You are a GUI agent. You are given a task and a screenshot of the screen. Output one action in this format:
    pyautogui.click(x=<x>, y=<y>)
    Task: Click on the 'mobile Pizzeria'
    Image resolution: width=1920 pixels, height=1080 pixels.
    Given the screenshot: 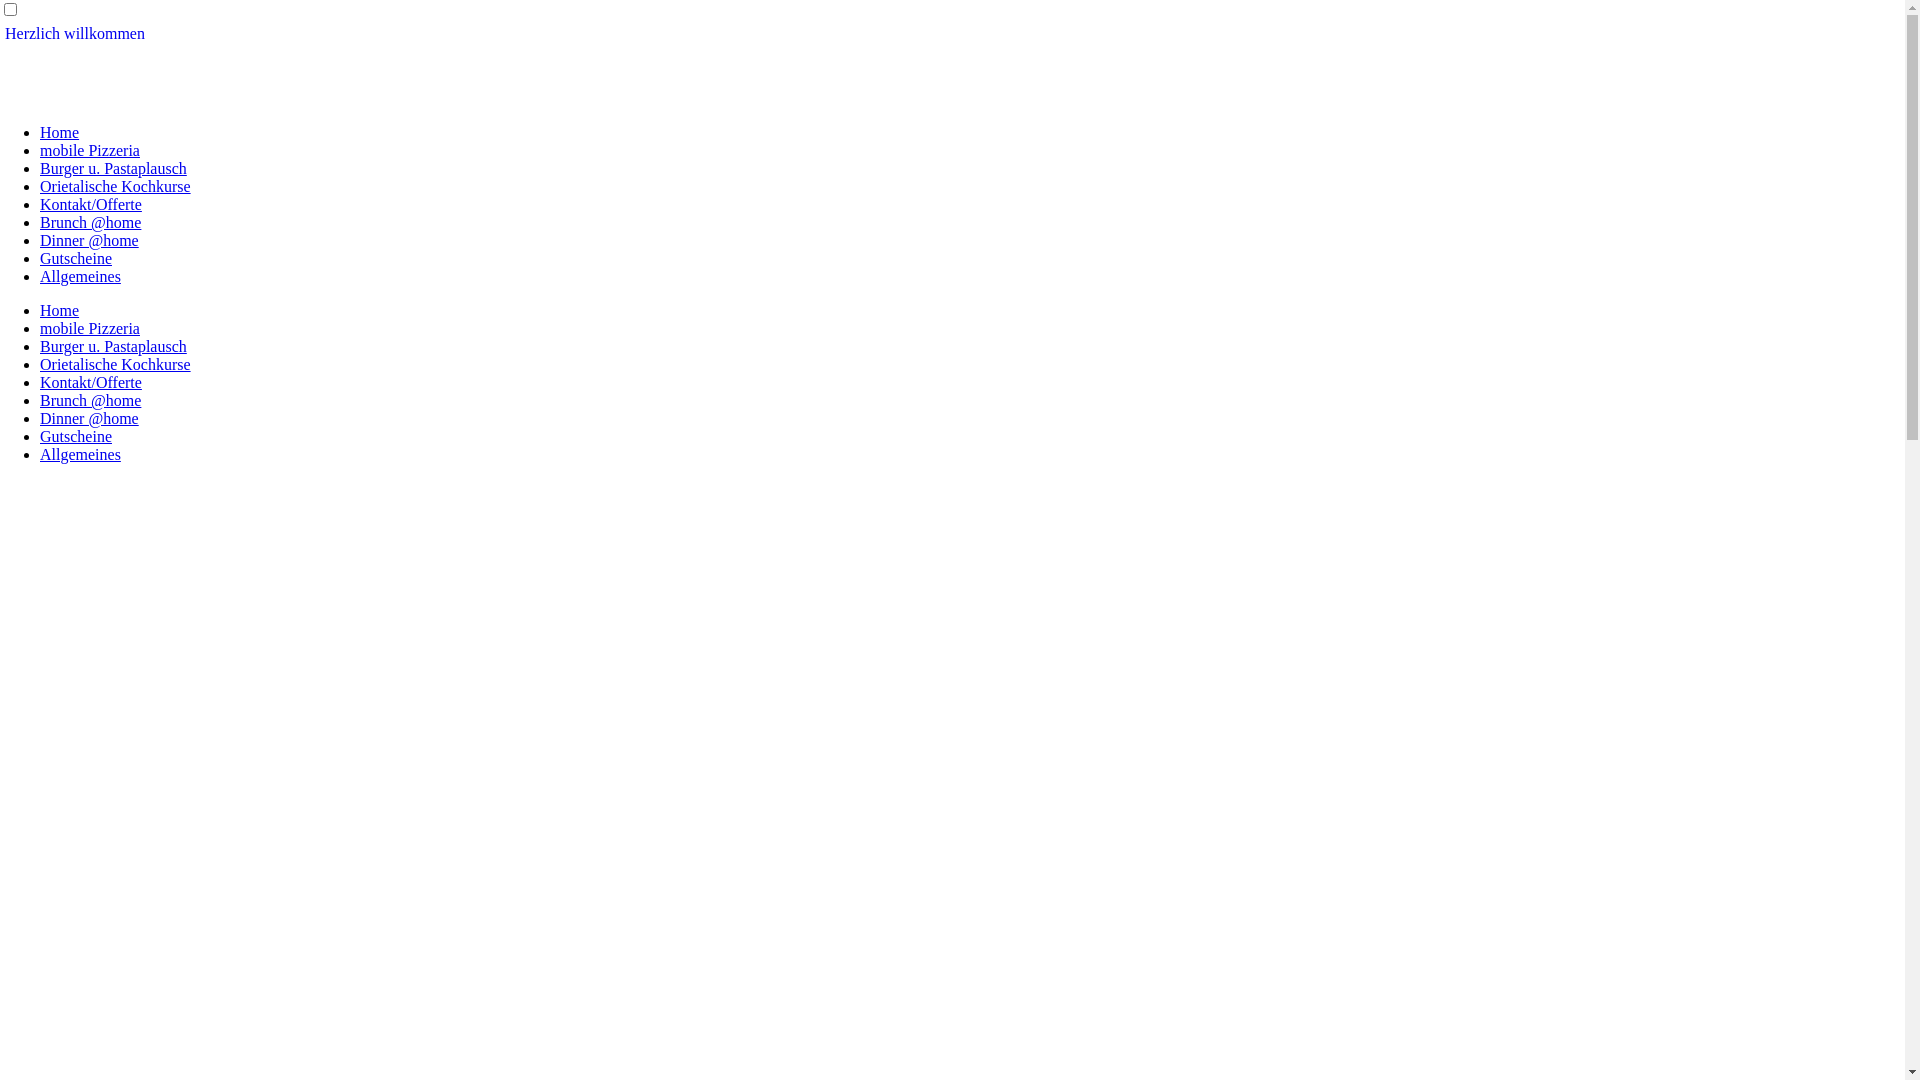 What is the action you would take?
    pyautogui.click(x=89, y=327)
    